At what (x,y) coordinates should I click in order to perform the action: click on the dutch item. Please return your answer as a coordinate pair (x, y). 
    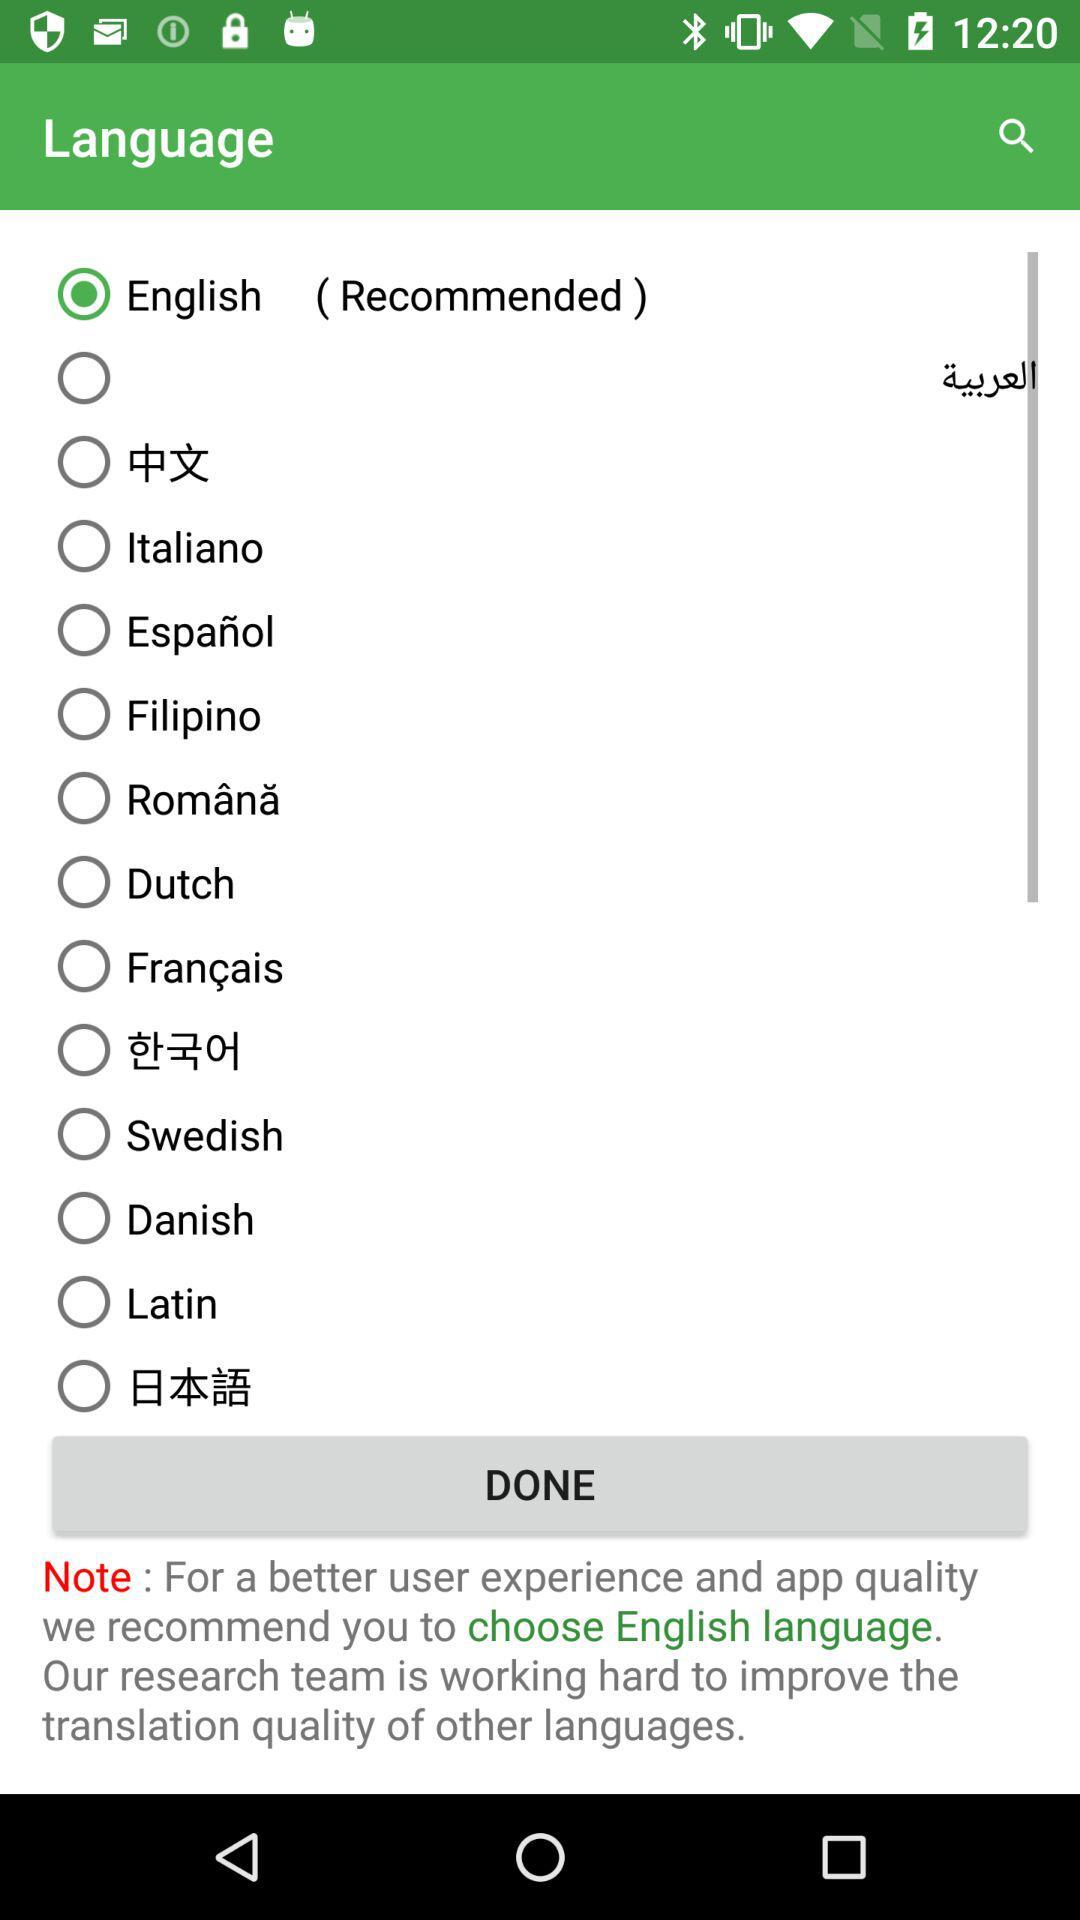
    Looking at the image, I should click on (540, 881).